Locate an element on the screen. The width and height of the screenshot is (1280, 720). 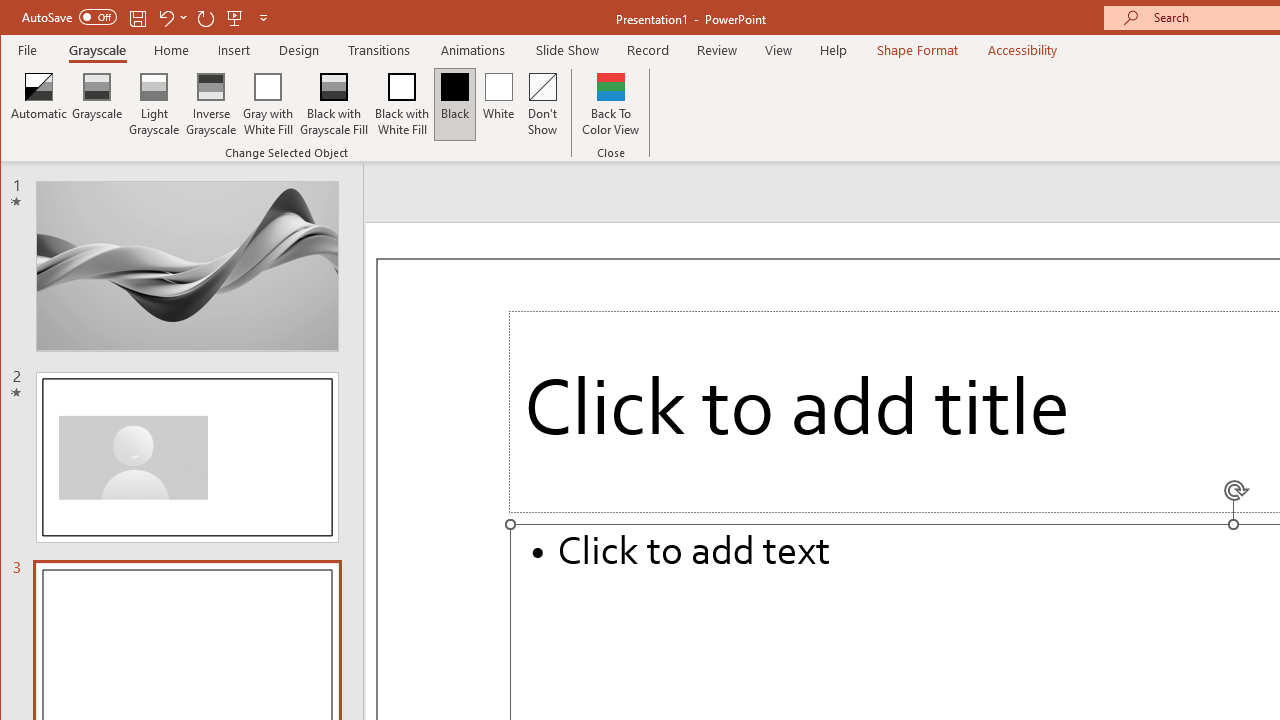
'Black' is located at coordinates (454, 104).